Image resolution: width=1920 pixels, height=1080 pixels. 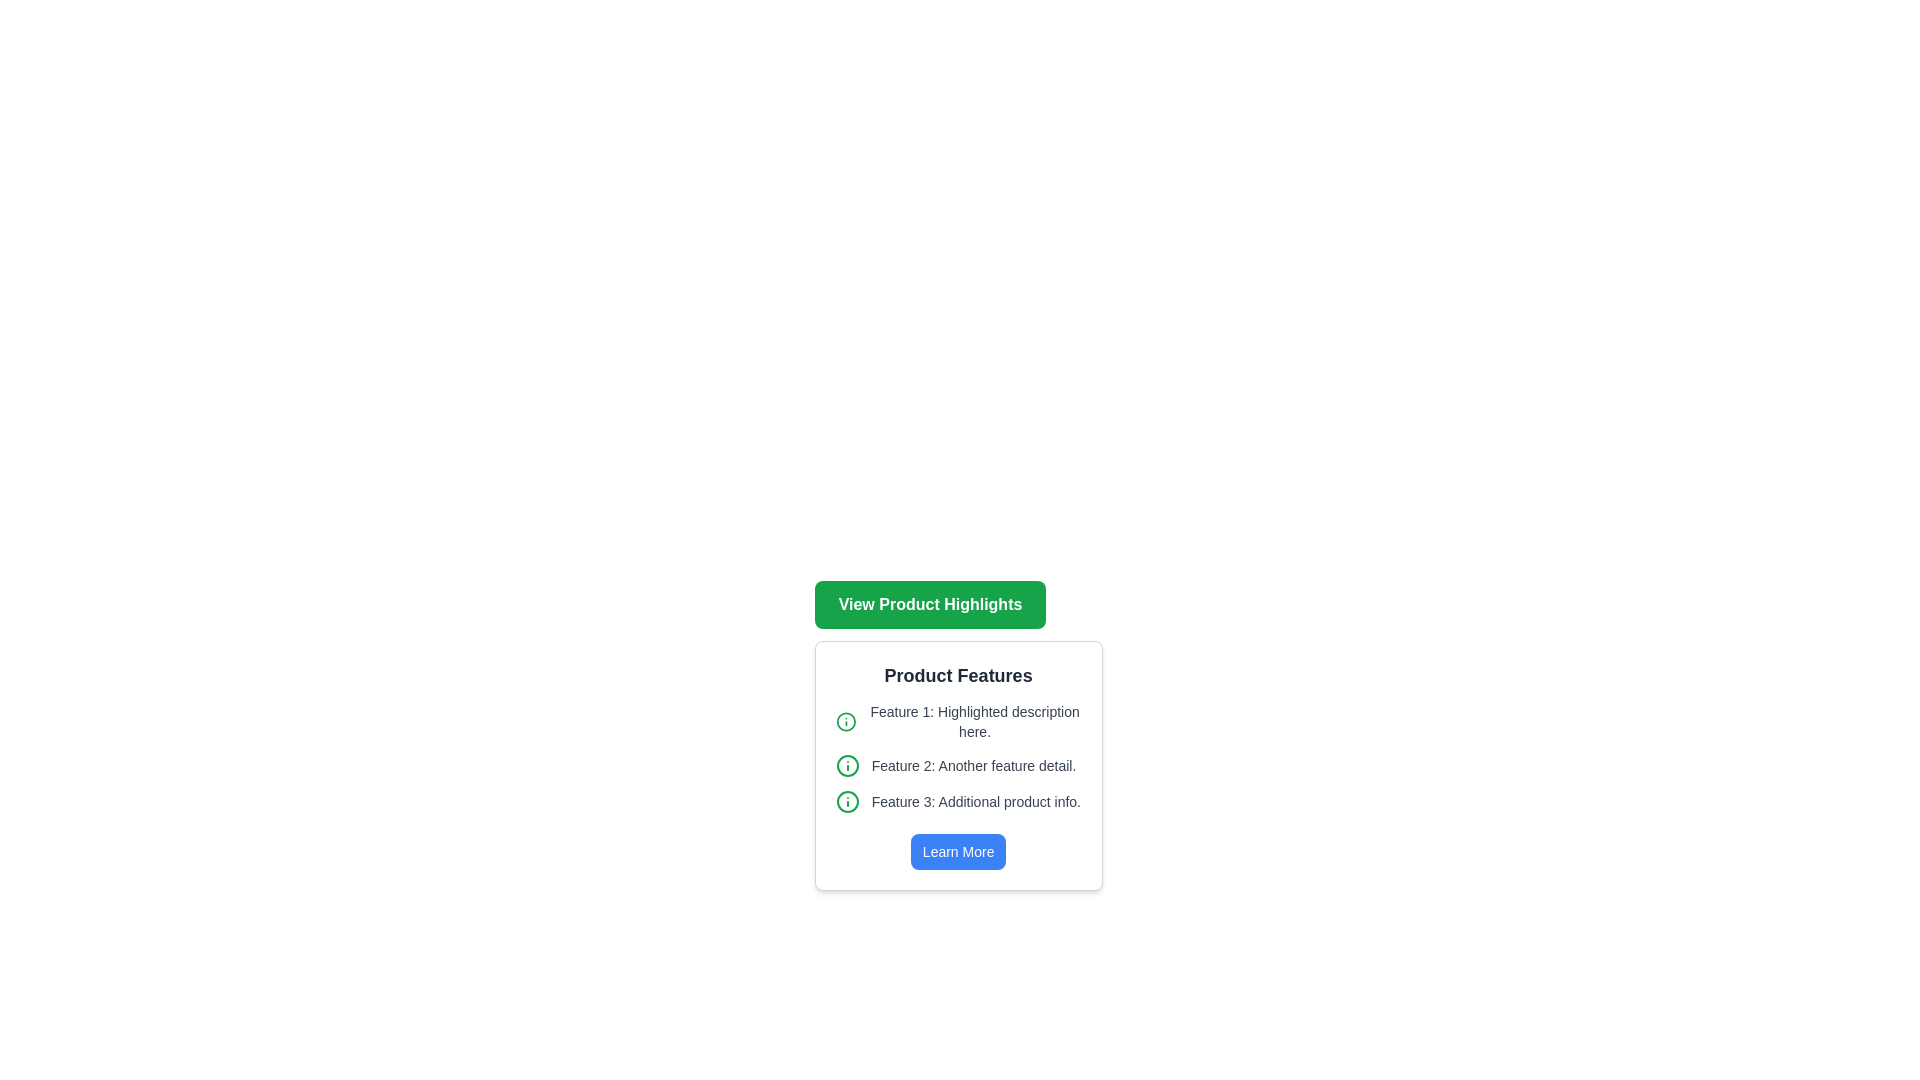 What do you see at coordinates (976, 801) in the screenshot?
I see `the static text that provides descriptive information about the third product feature, which is located within a white card layout and is the third item in a vertically arranged list of product features` at bounding box center [976, 801].